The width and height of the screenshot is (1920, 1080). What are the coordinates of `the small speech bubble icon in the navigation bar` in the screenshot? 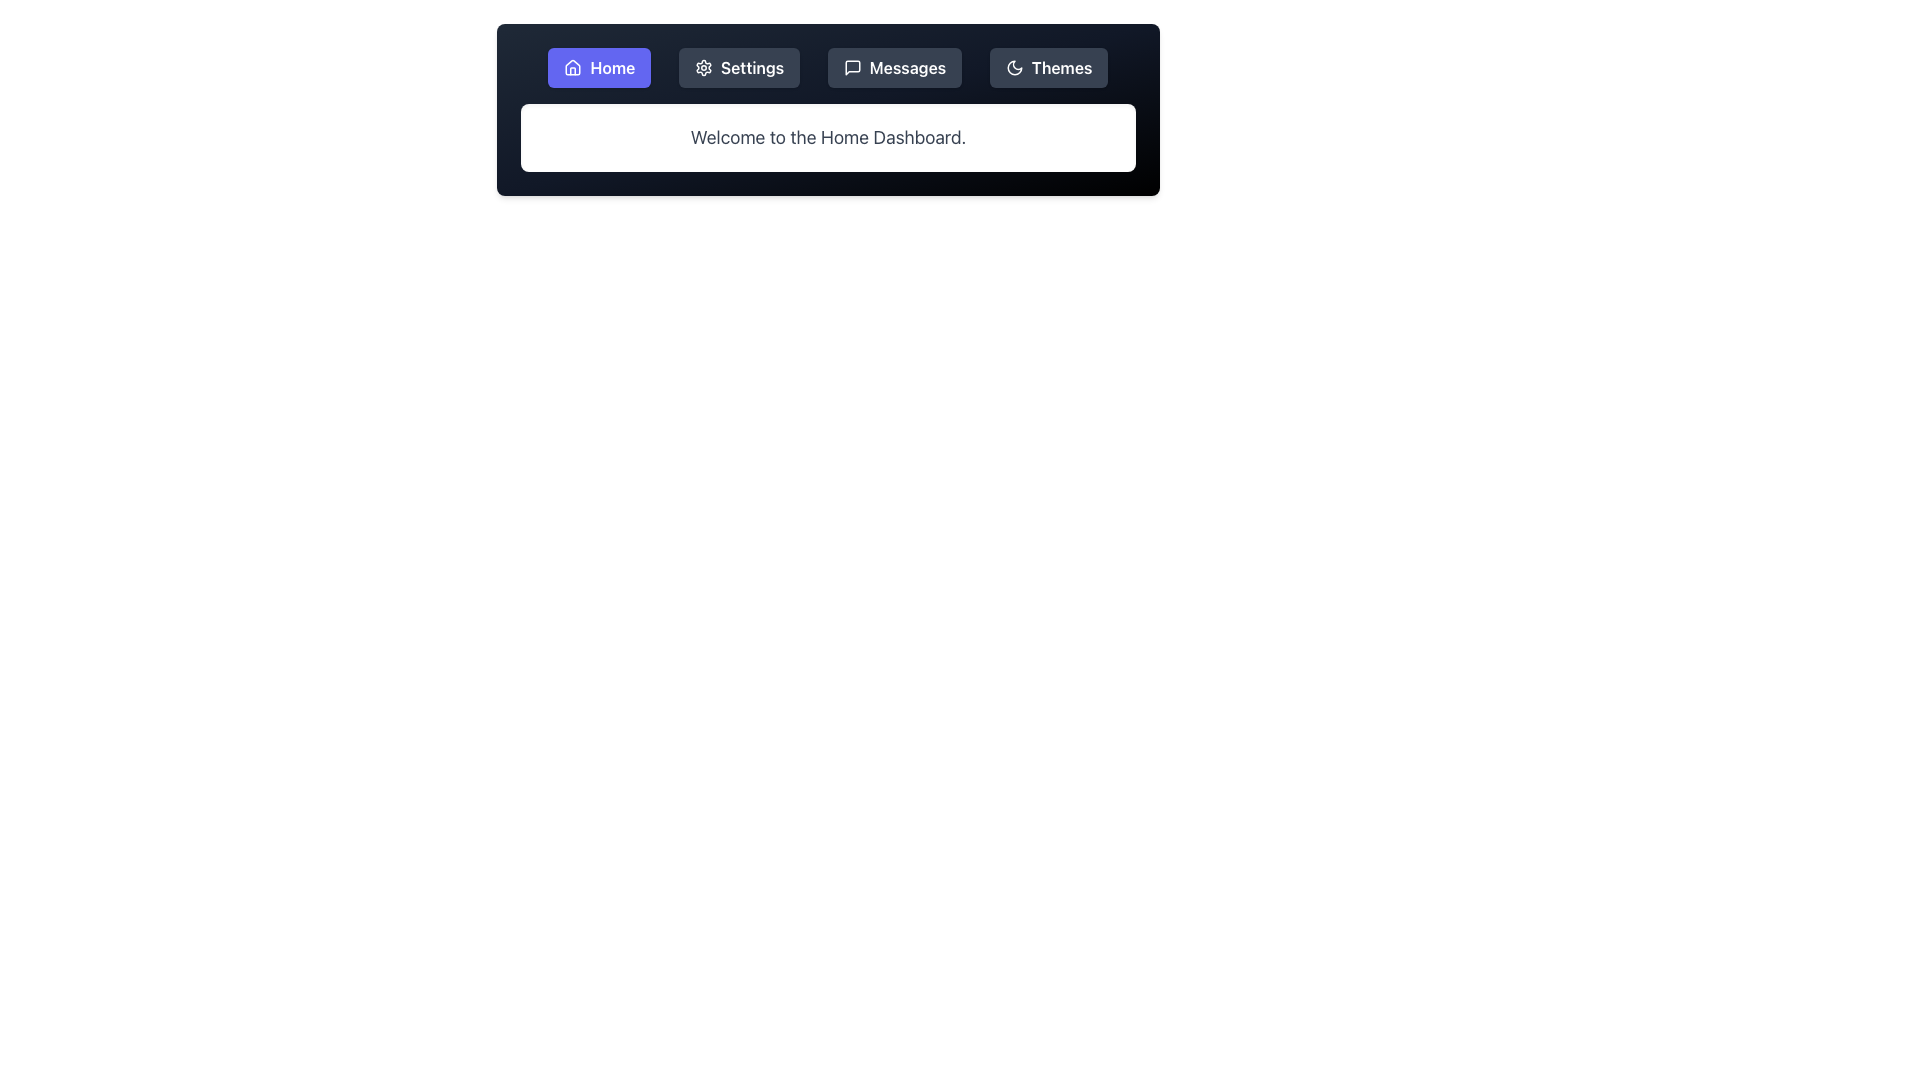 It's located at (852, 67).